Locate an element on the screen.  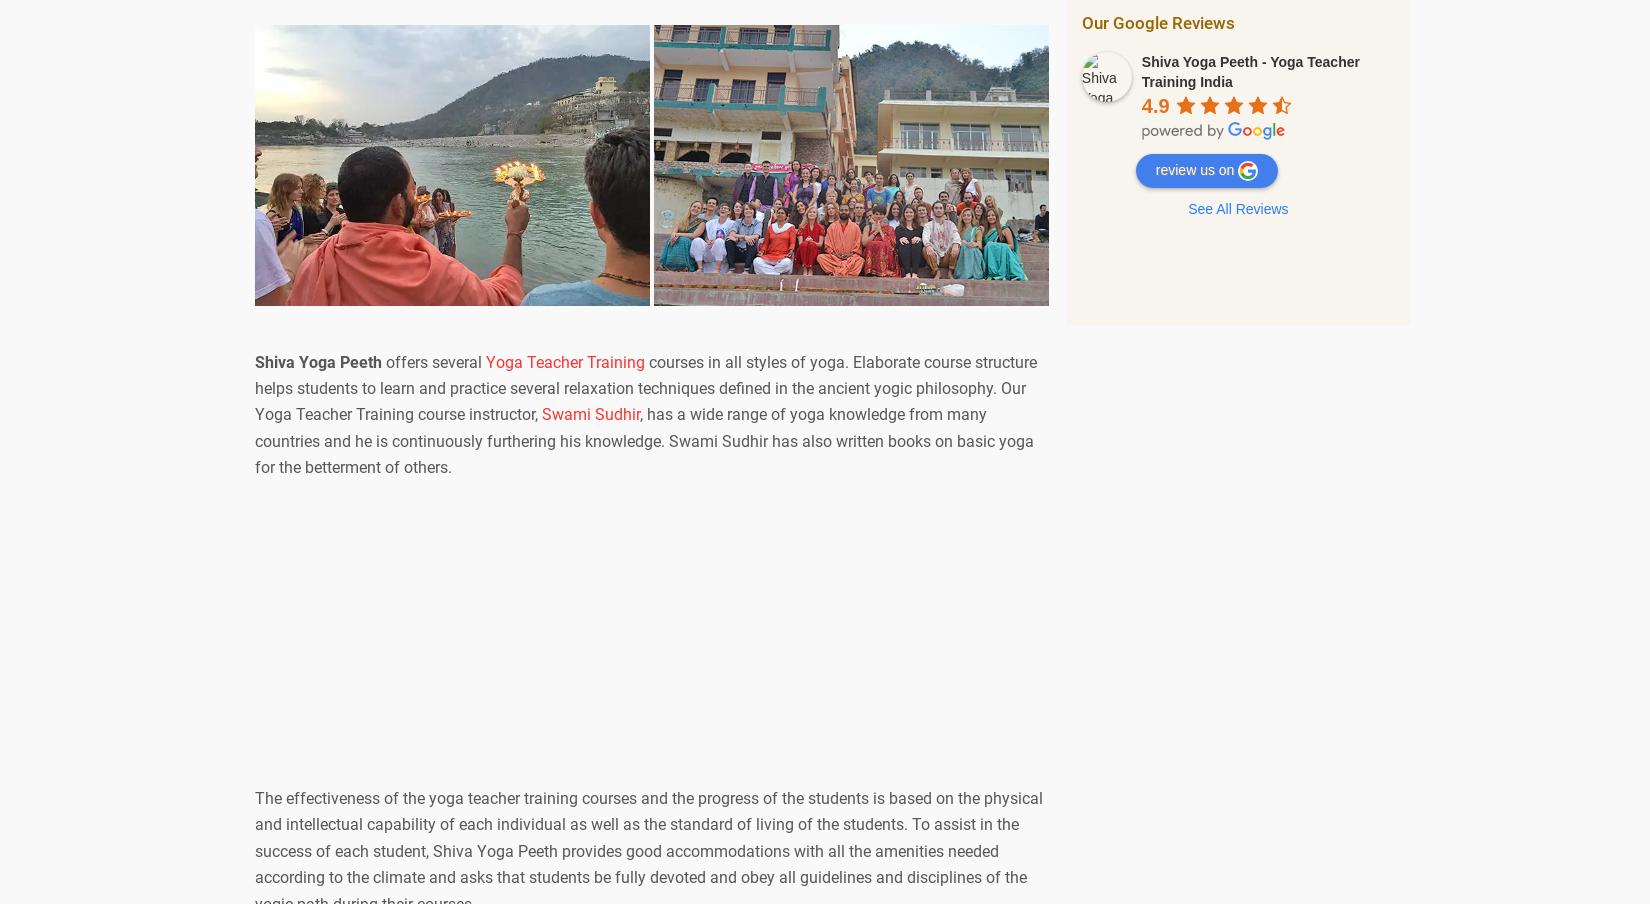
'courses in all styles of yoga. Elaborate course structure helps students to learn and practice several relaxation techniques defined in the ancient yogic philosophy. Our Yoga Teacher Training course instructor,' is located at coordinates (644, 387).